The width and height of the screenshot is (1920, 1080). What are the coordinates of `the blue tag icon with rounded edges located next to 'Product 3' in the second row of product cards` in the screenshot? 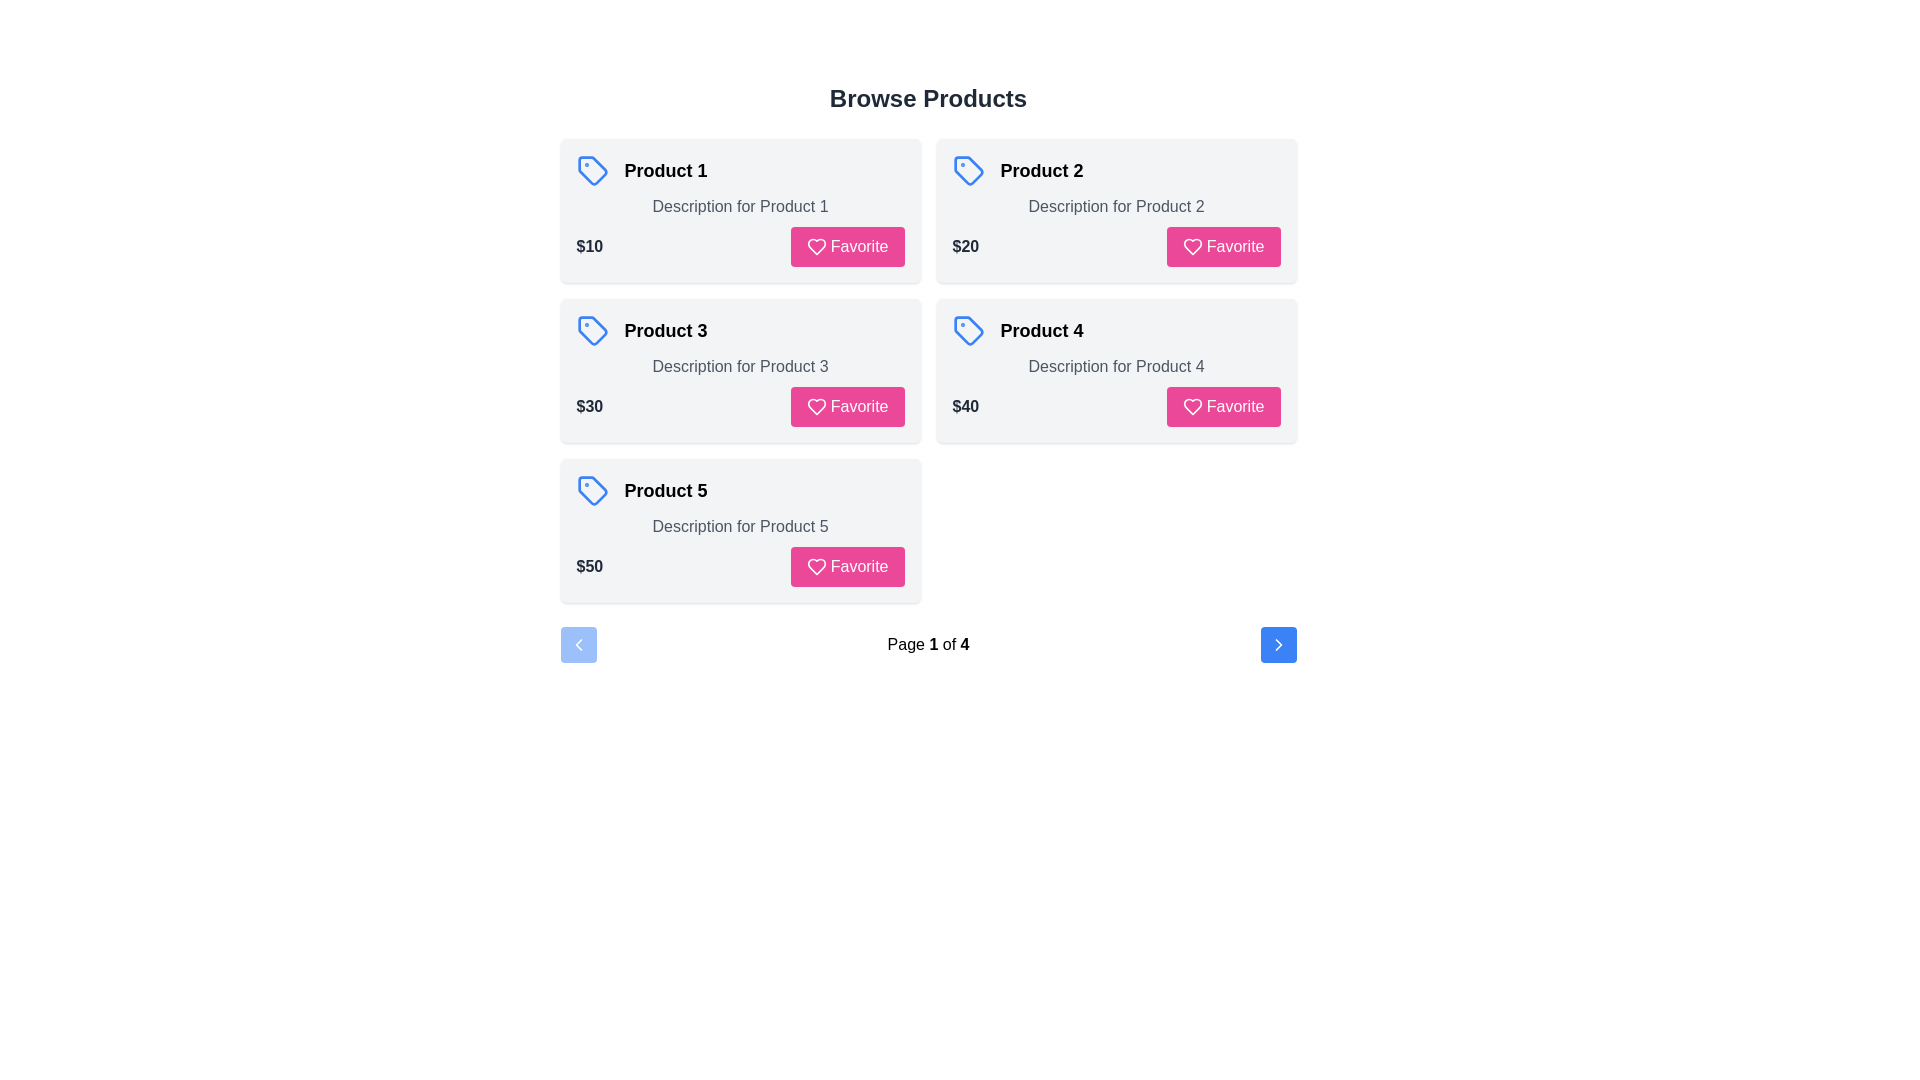 It's located at (591, 330).